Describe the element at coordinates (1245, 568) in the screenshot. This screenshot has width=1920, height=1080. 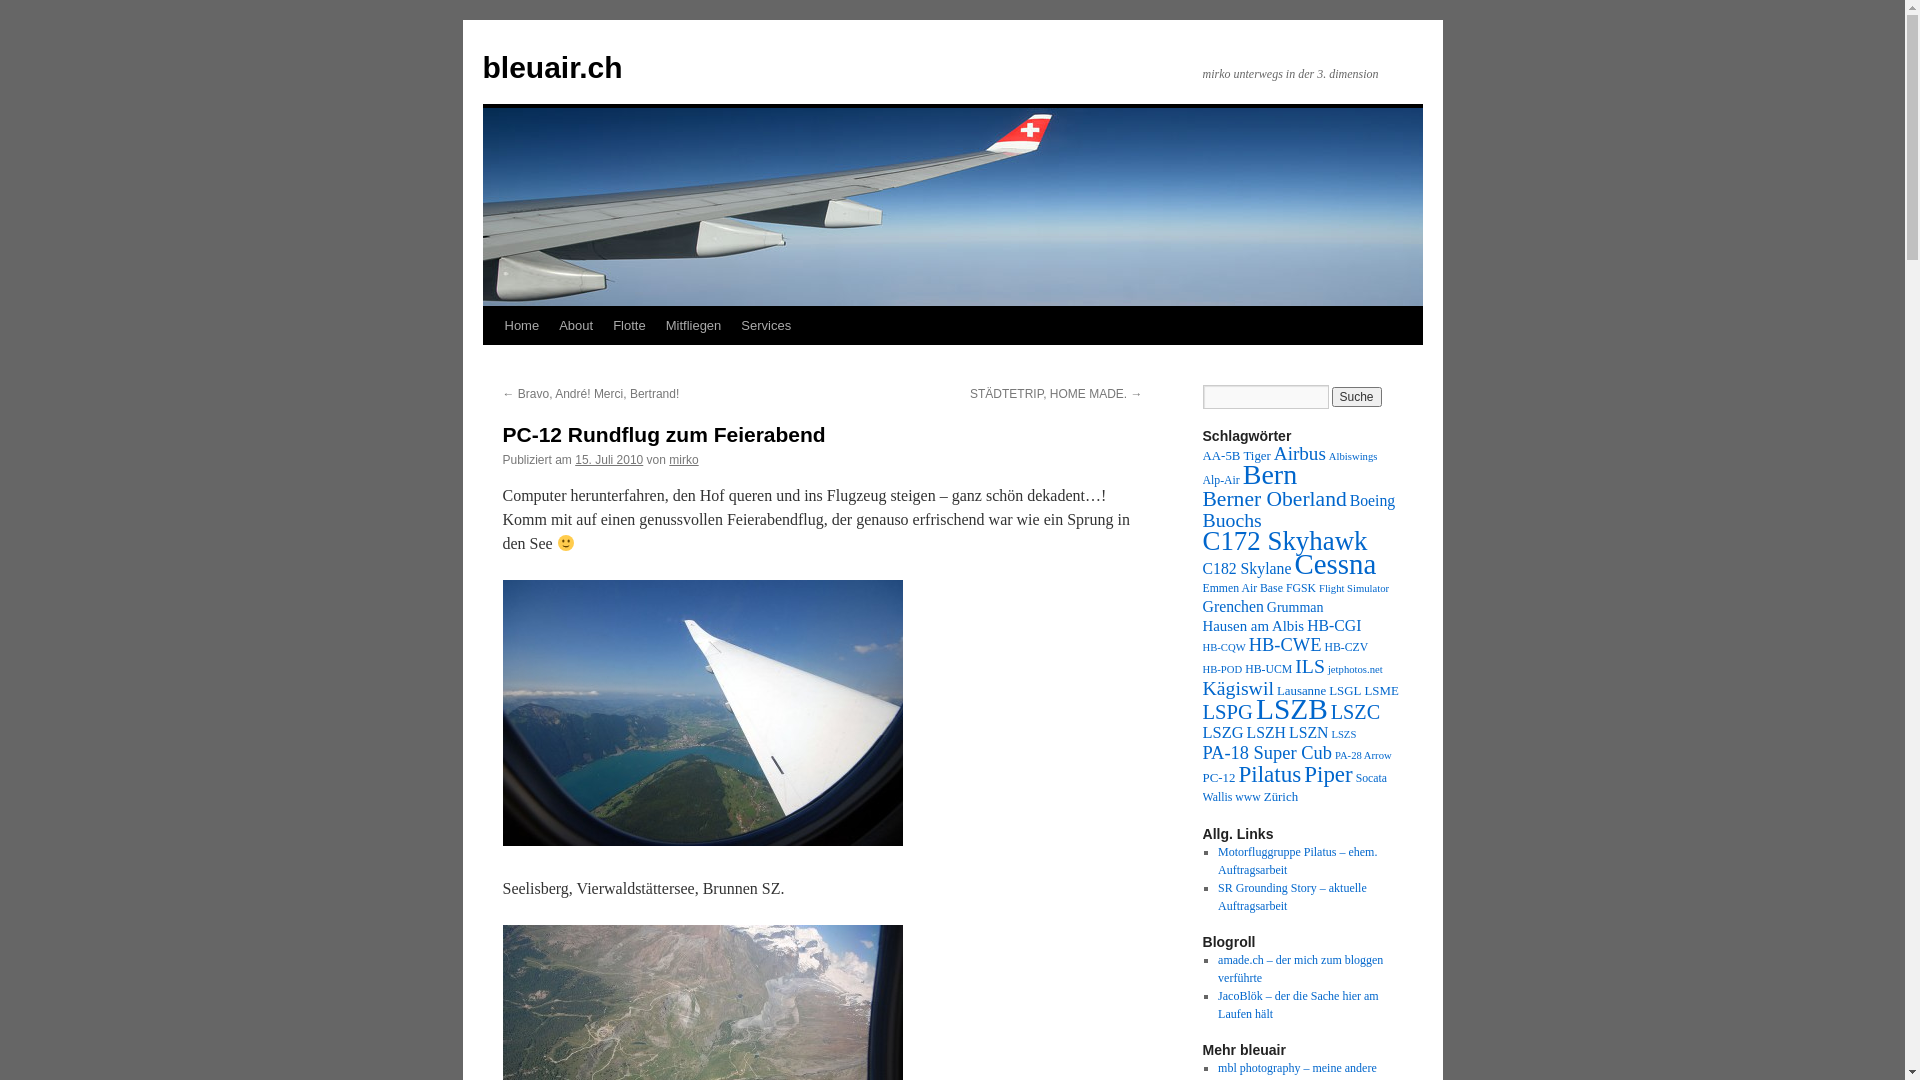
I see `'C182 Skylane'` at that location.